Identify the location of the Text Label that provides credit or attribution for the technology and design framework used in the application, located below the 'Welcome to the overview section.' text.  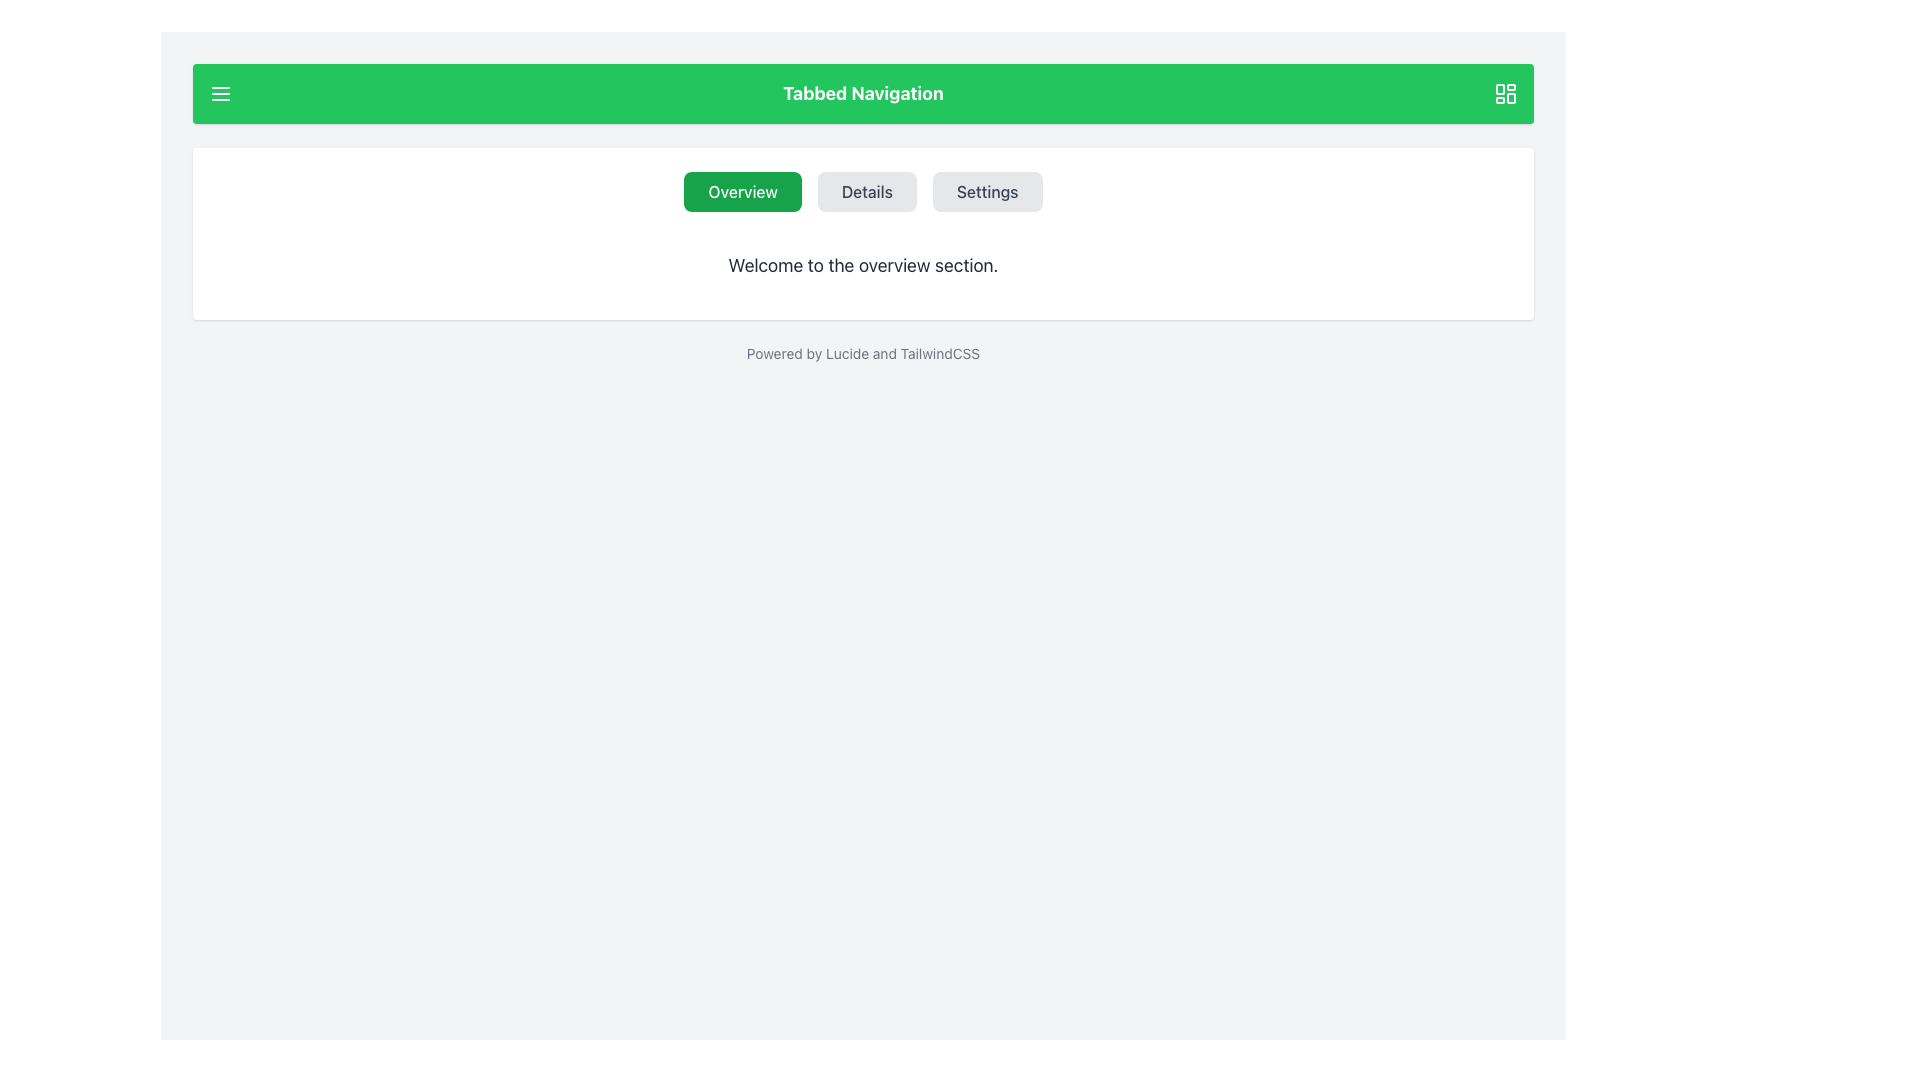
(863, 353).